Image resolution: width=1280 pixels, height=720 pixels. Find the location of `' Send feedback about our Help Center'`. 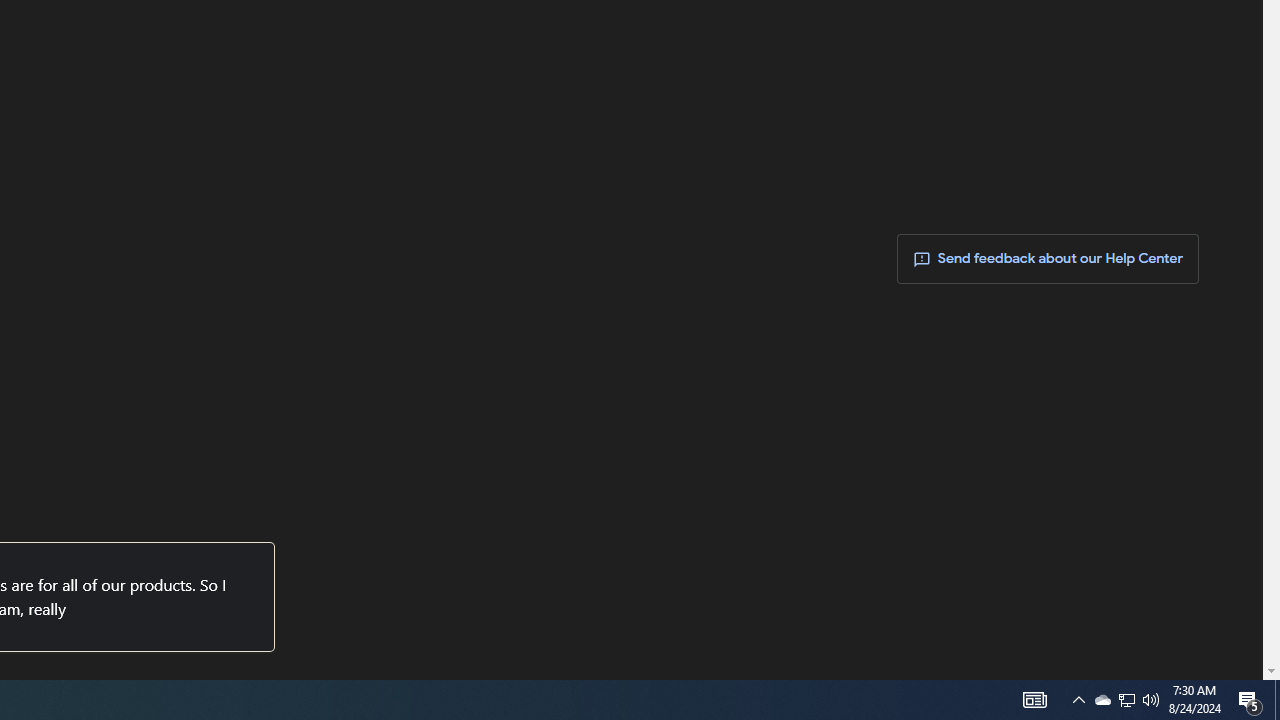

' Send feedback about our Help Center' is located at coordinates (1047, 258).